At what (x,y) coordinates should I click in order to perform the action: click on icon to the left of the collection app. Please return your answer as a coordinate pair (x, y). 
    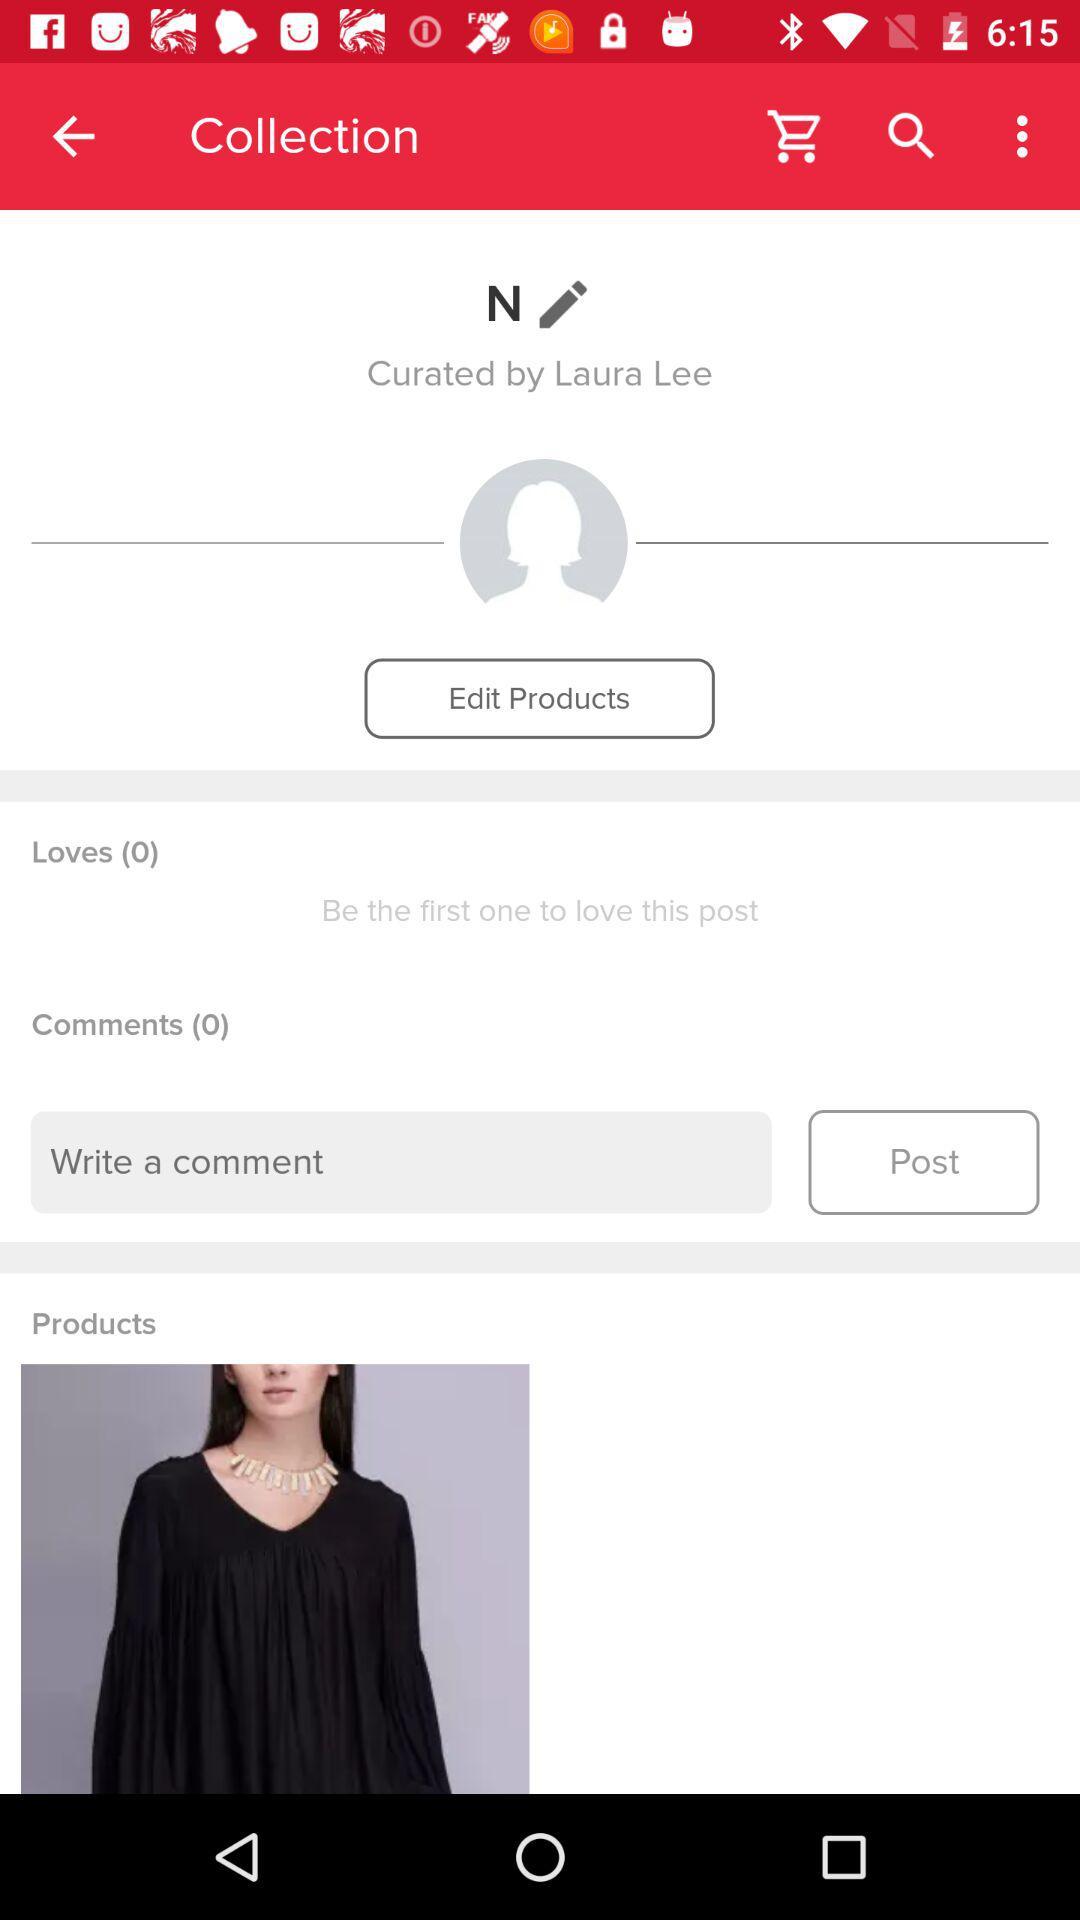
    Looking at the image, I should click on (72, 135).